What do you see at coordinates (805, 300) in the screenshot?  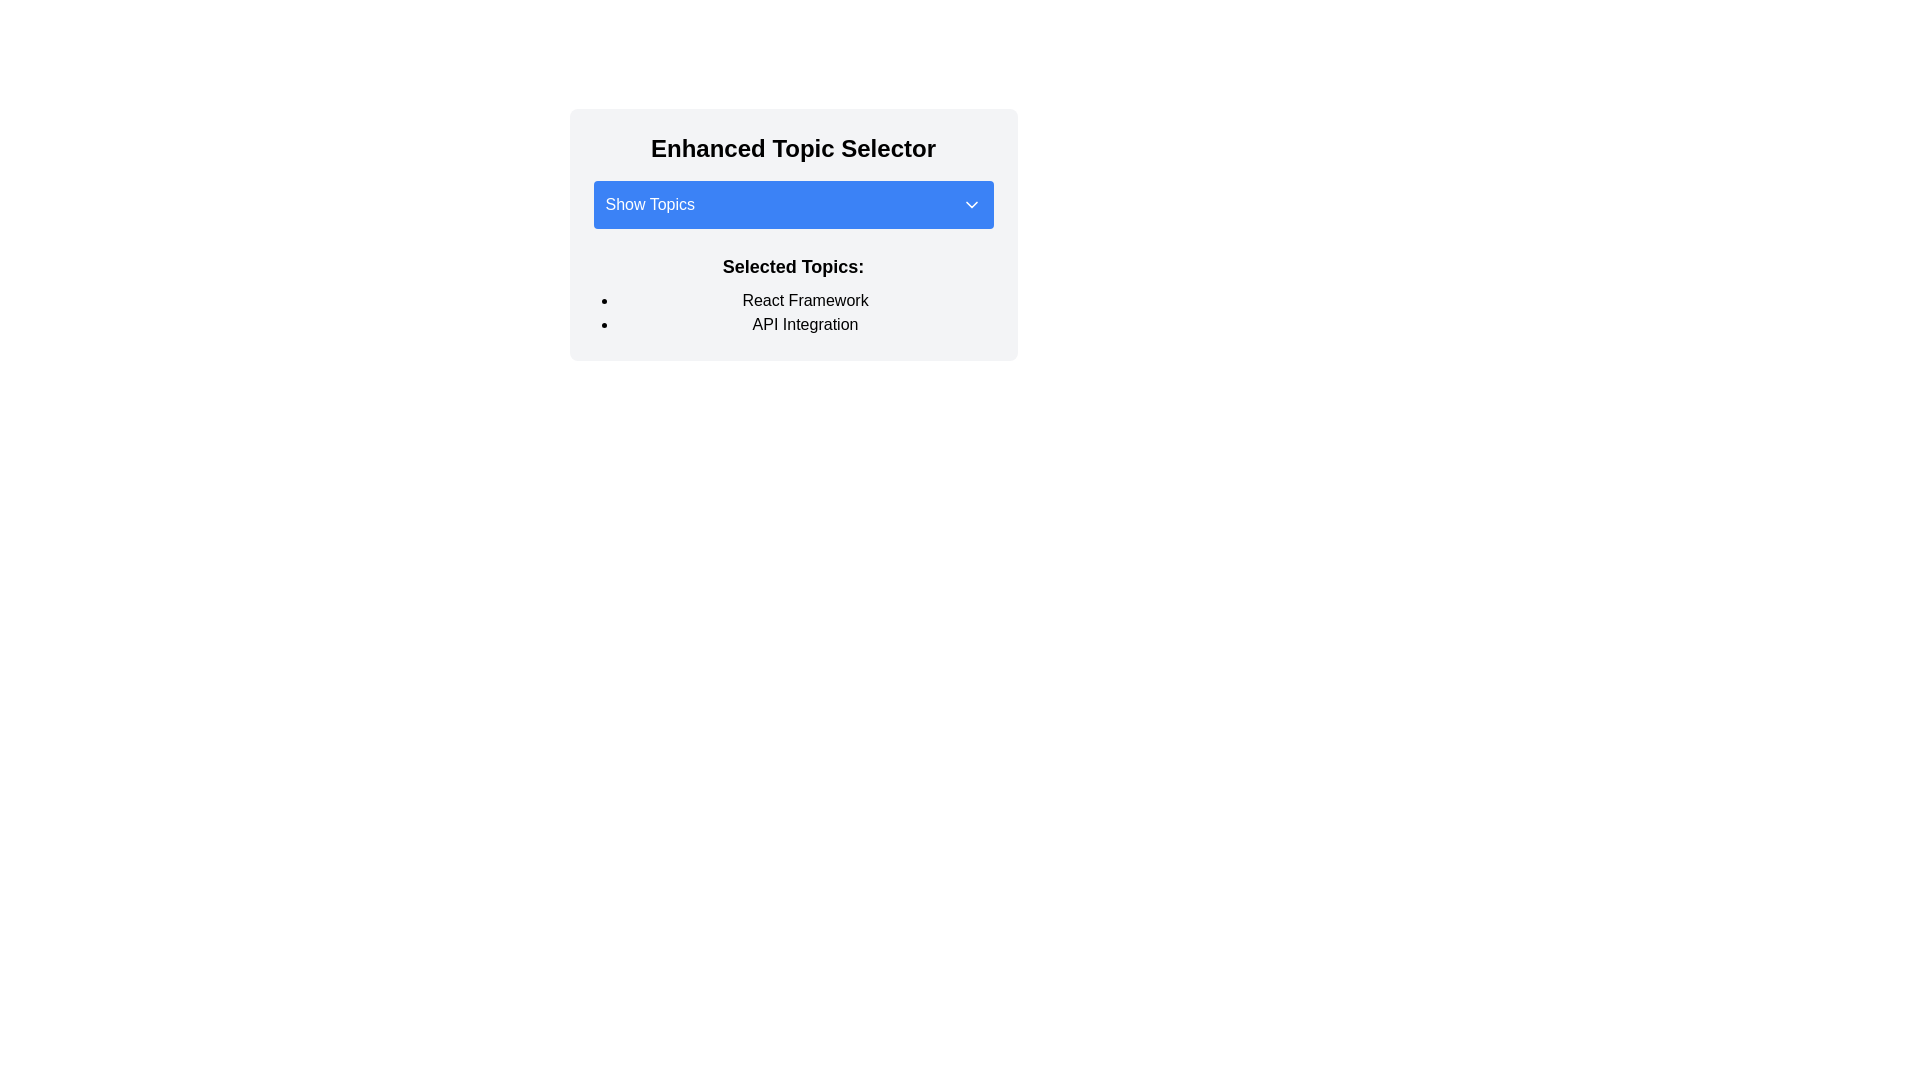 I see `the static text displaying 'React Framework'` at bounding box center [805, 300].